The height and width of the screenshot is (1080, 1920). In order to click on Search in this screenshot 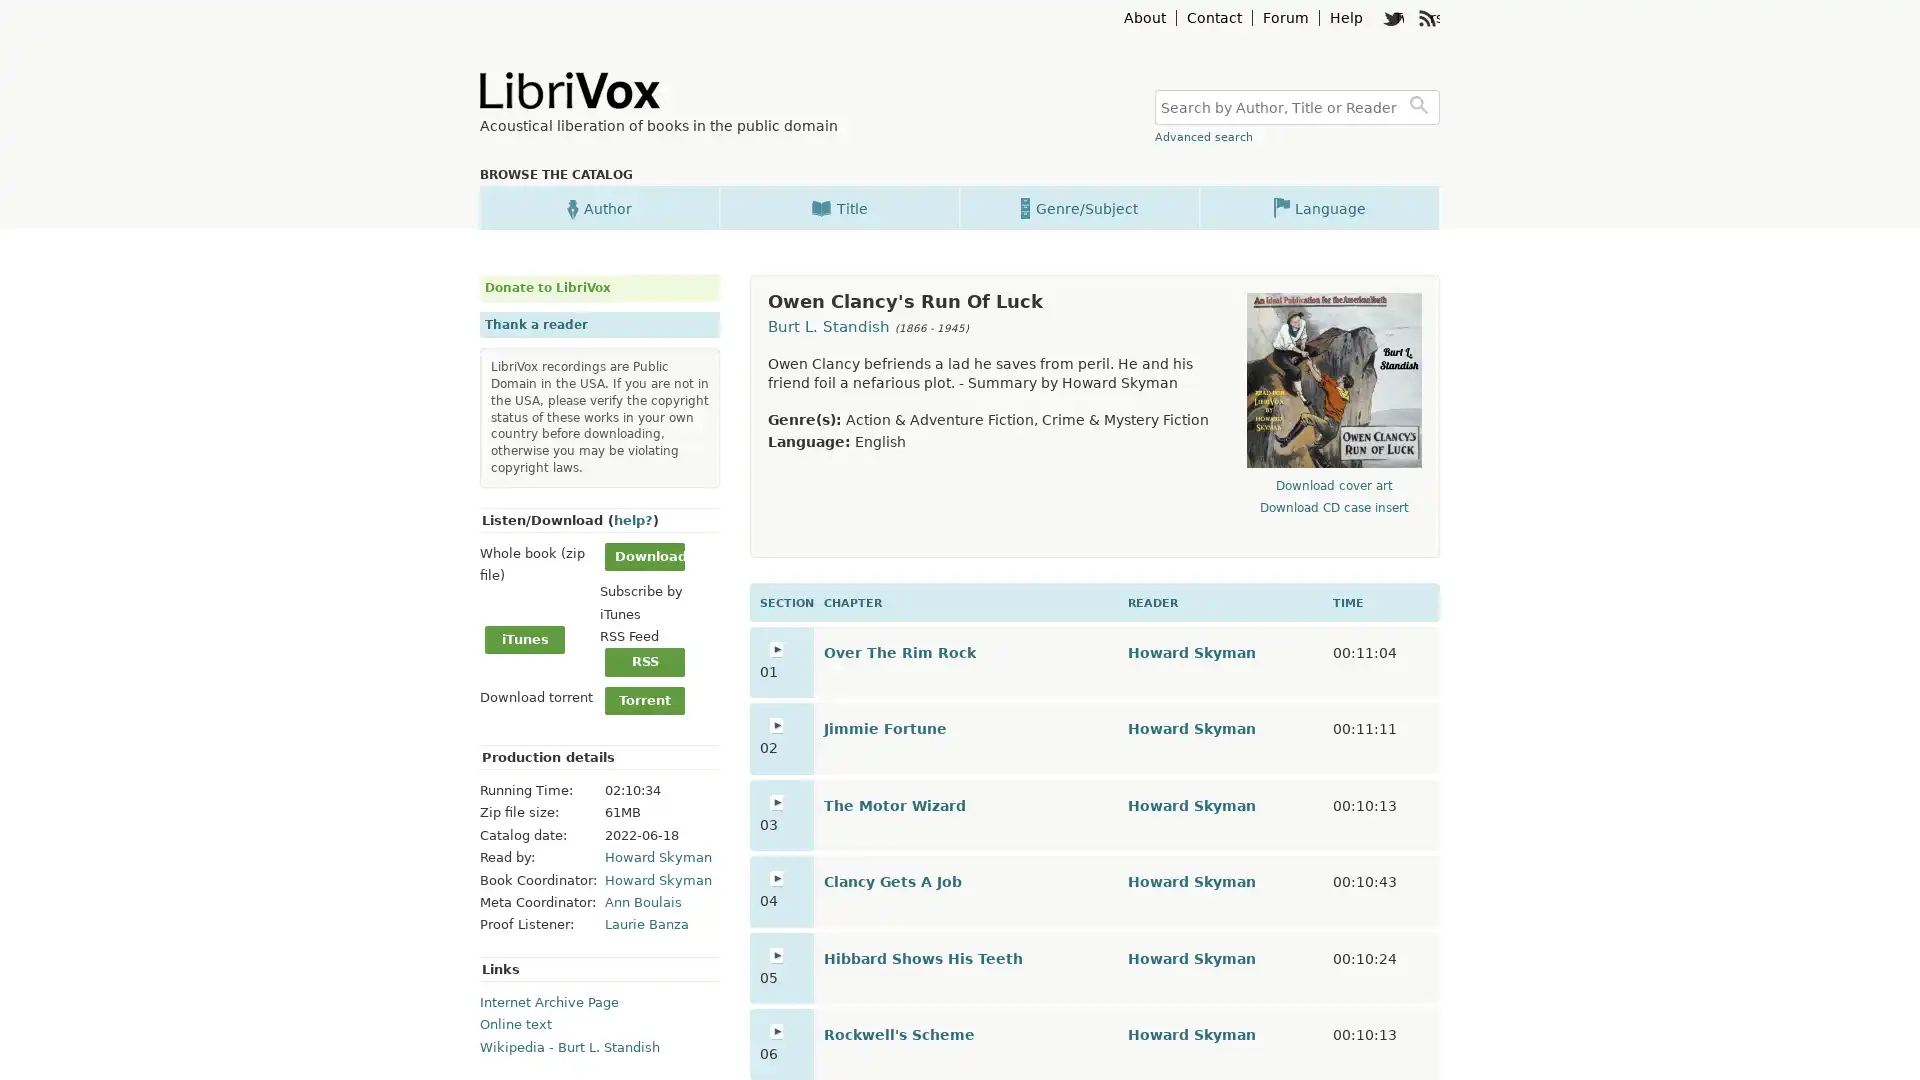, I will do `click(1421, 107)`.